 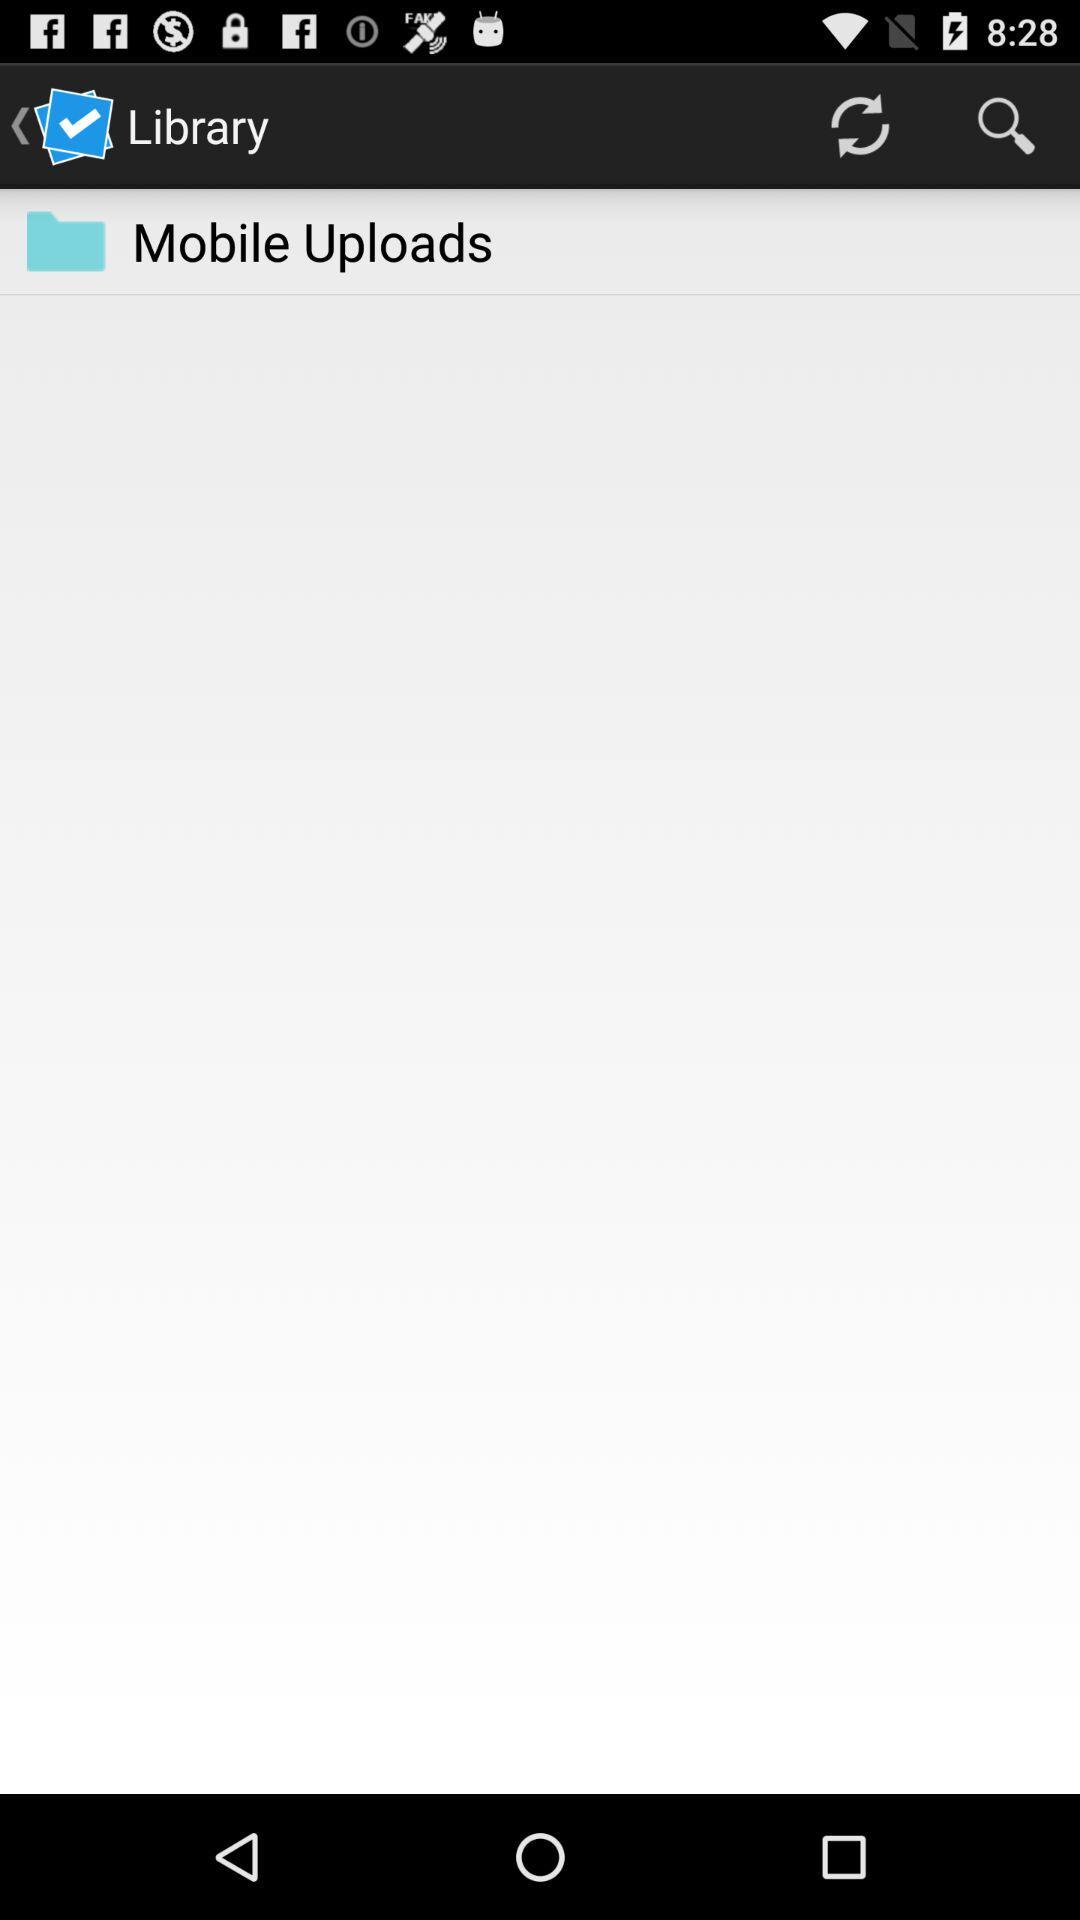 What do you see at coordinates (312, 240) in the screenshot?
I see `the app below library` at bounding box center [312, 240].